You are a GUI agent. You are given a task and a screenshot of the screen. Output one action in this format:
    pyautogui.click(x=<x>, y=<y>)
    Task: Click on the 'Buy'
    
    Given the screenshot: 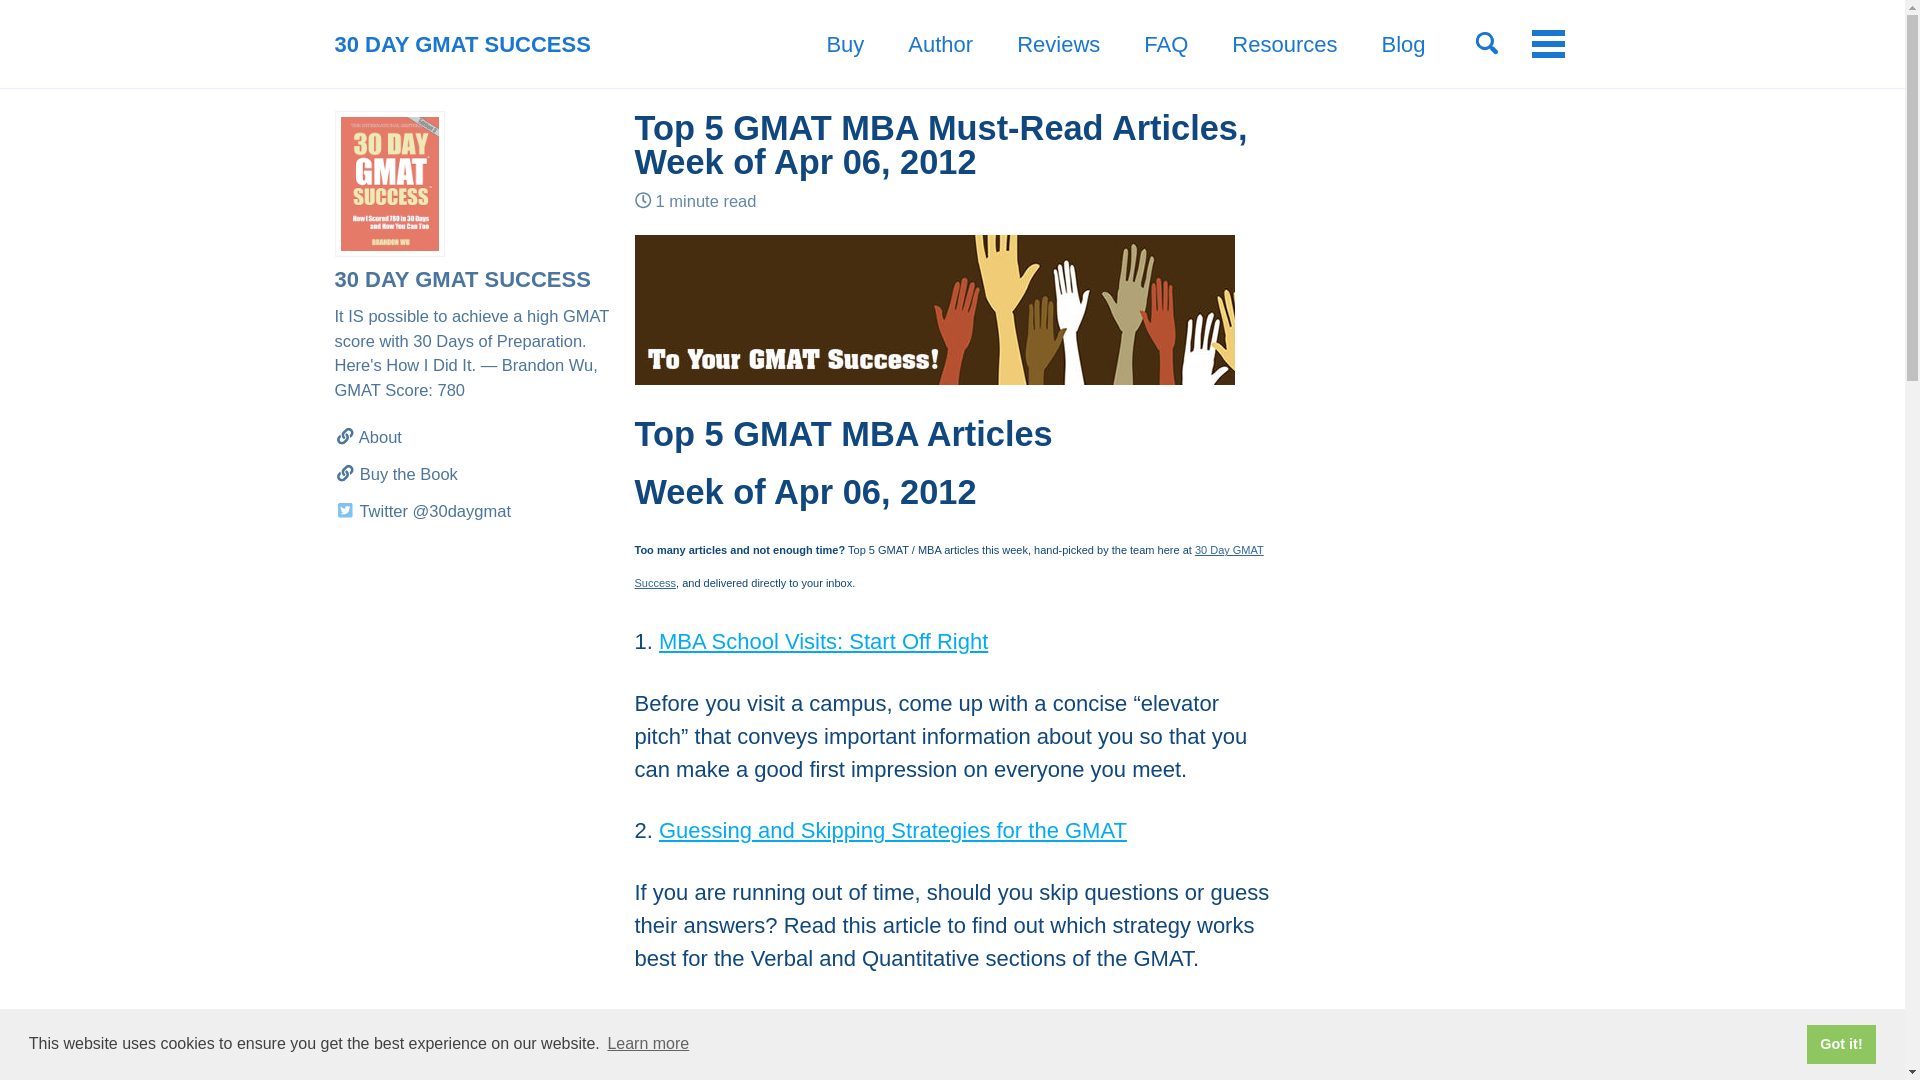 What is the action you would take?
    pyautogui.click(x=844, y=44)
    